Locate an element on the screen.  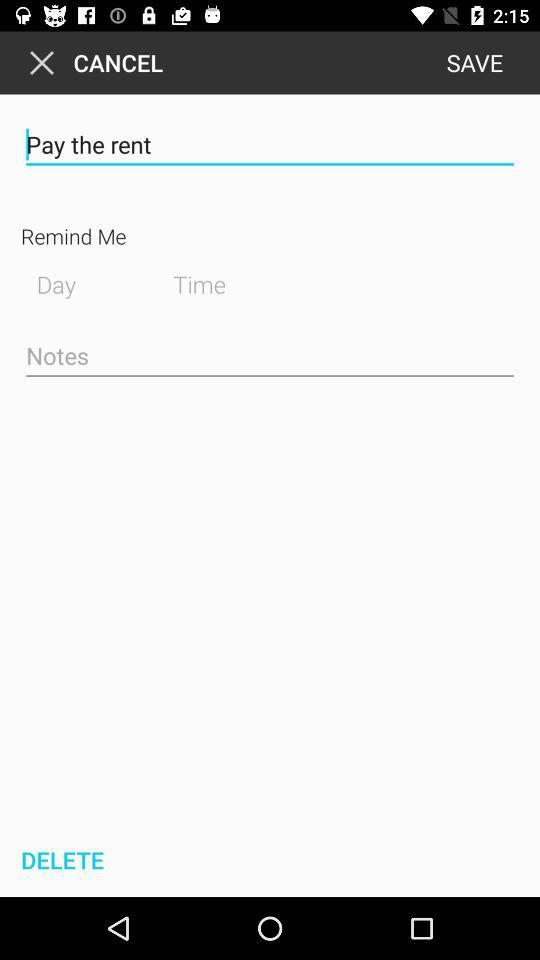
pay the rent item is located at coordinates (270, 144).